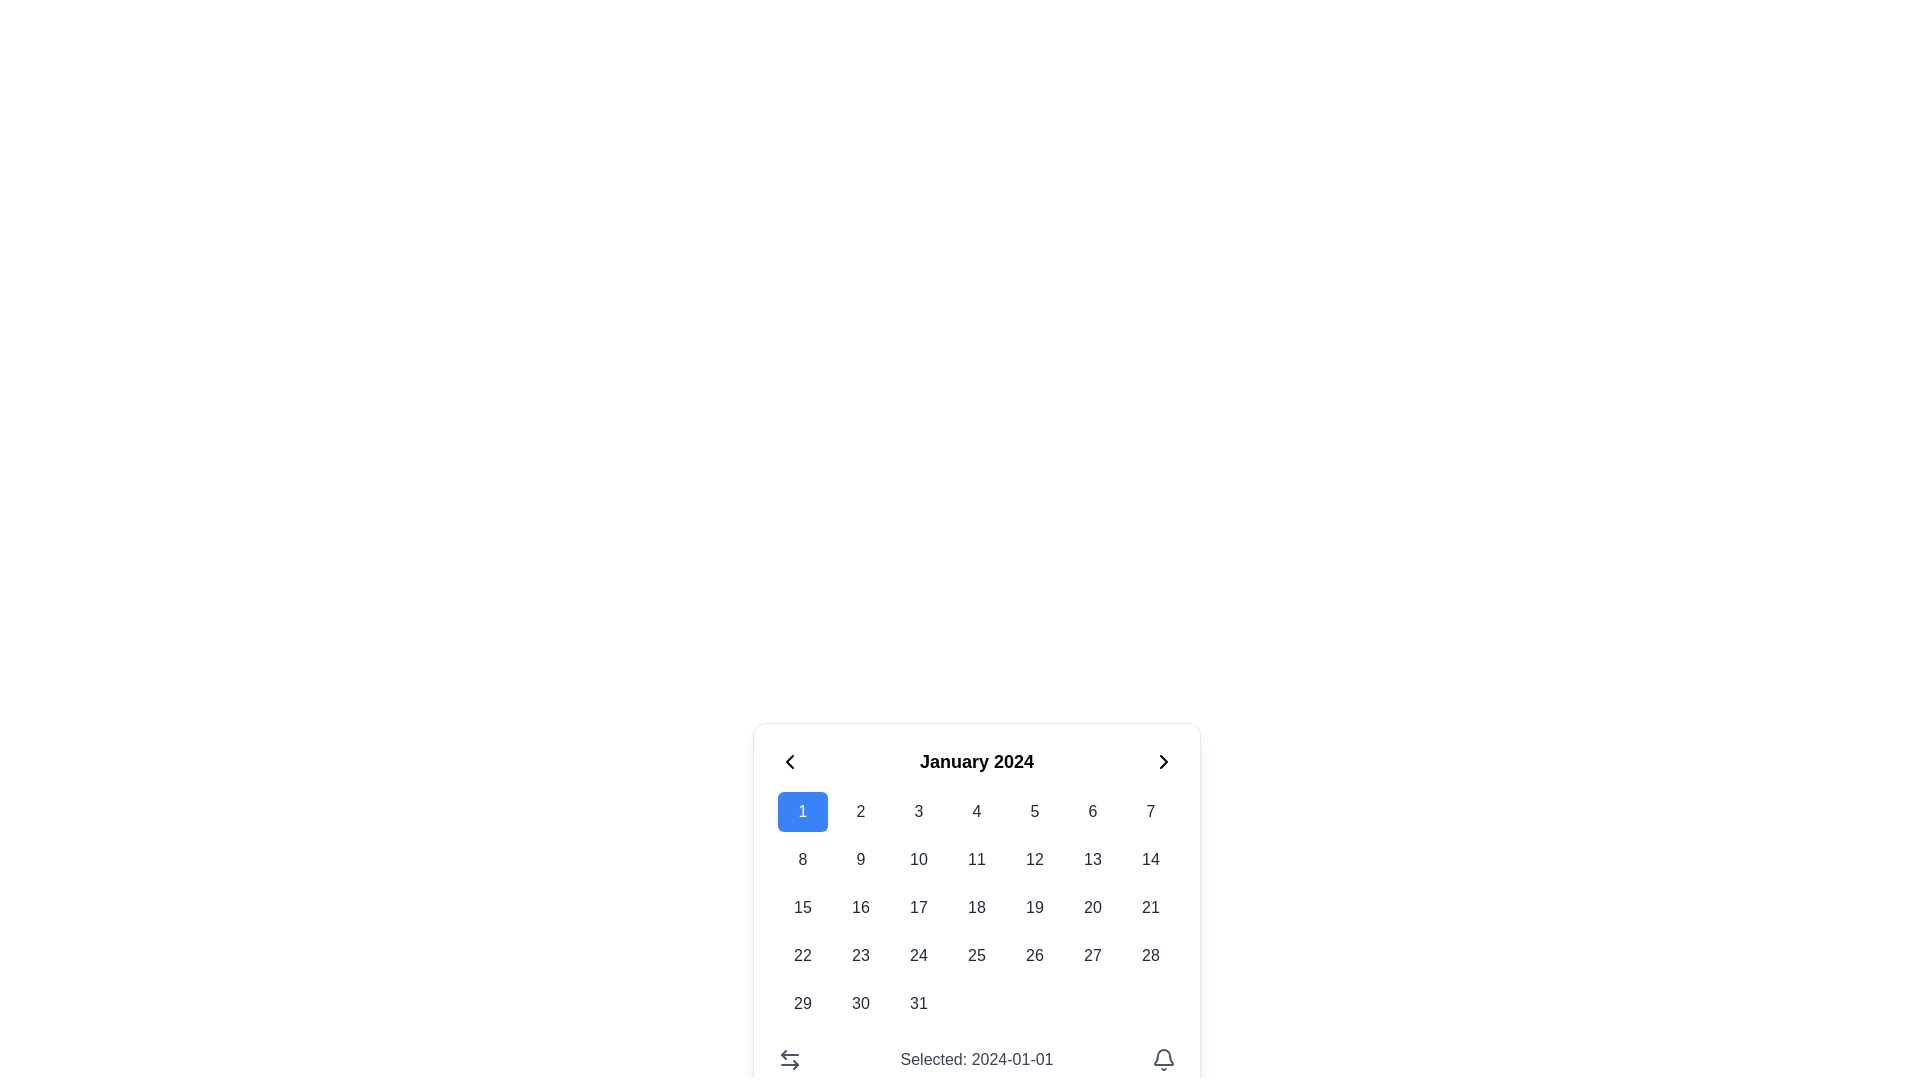  Describe the element at coordinates (860, 1003) in the screenshot. I see `the numeric label button displaying the number '30' in the calendar grid` at that location.